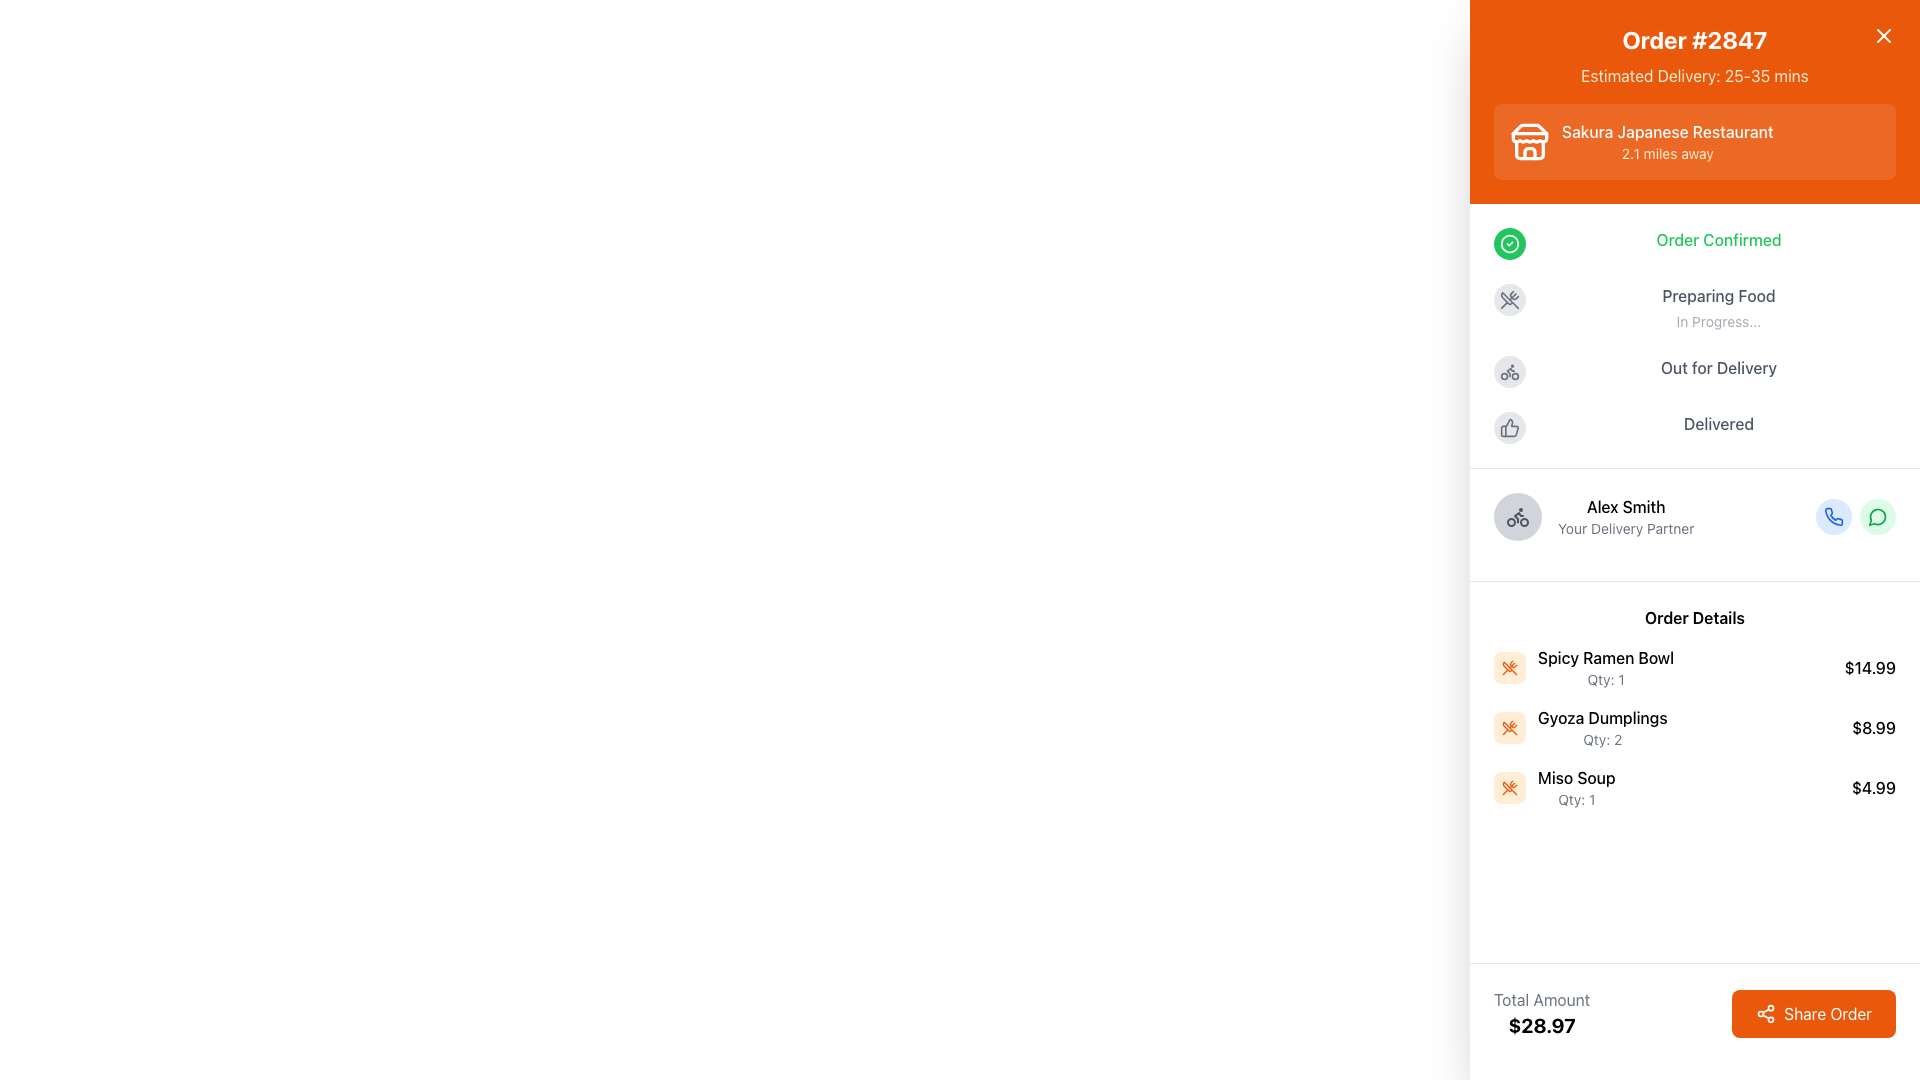 This screenshot has height=1080, width=1920. What do you see at coordinates (1602, 728) in the screenshot?
I see `the text element displaying item details for 'Gyoza Dumplings' in the order summary, located in the 'Order Details' section of the right-hand sidebar, as the second item in the list` at bounding box center [1602, 728].